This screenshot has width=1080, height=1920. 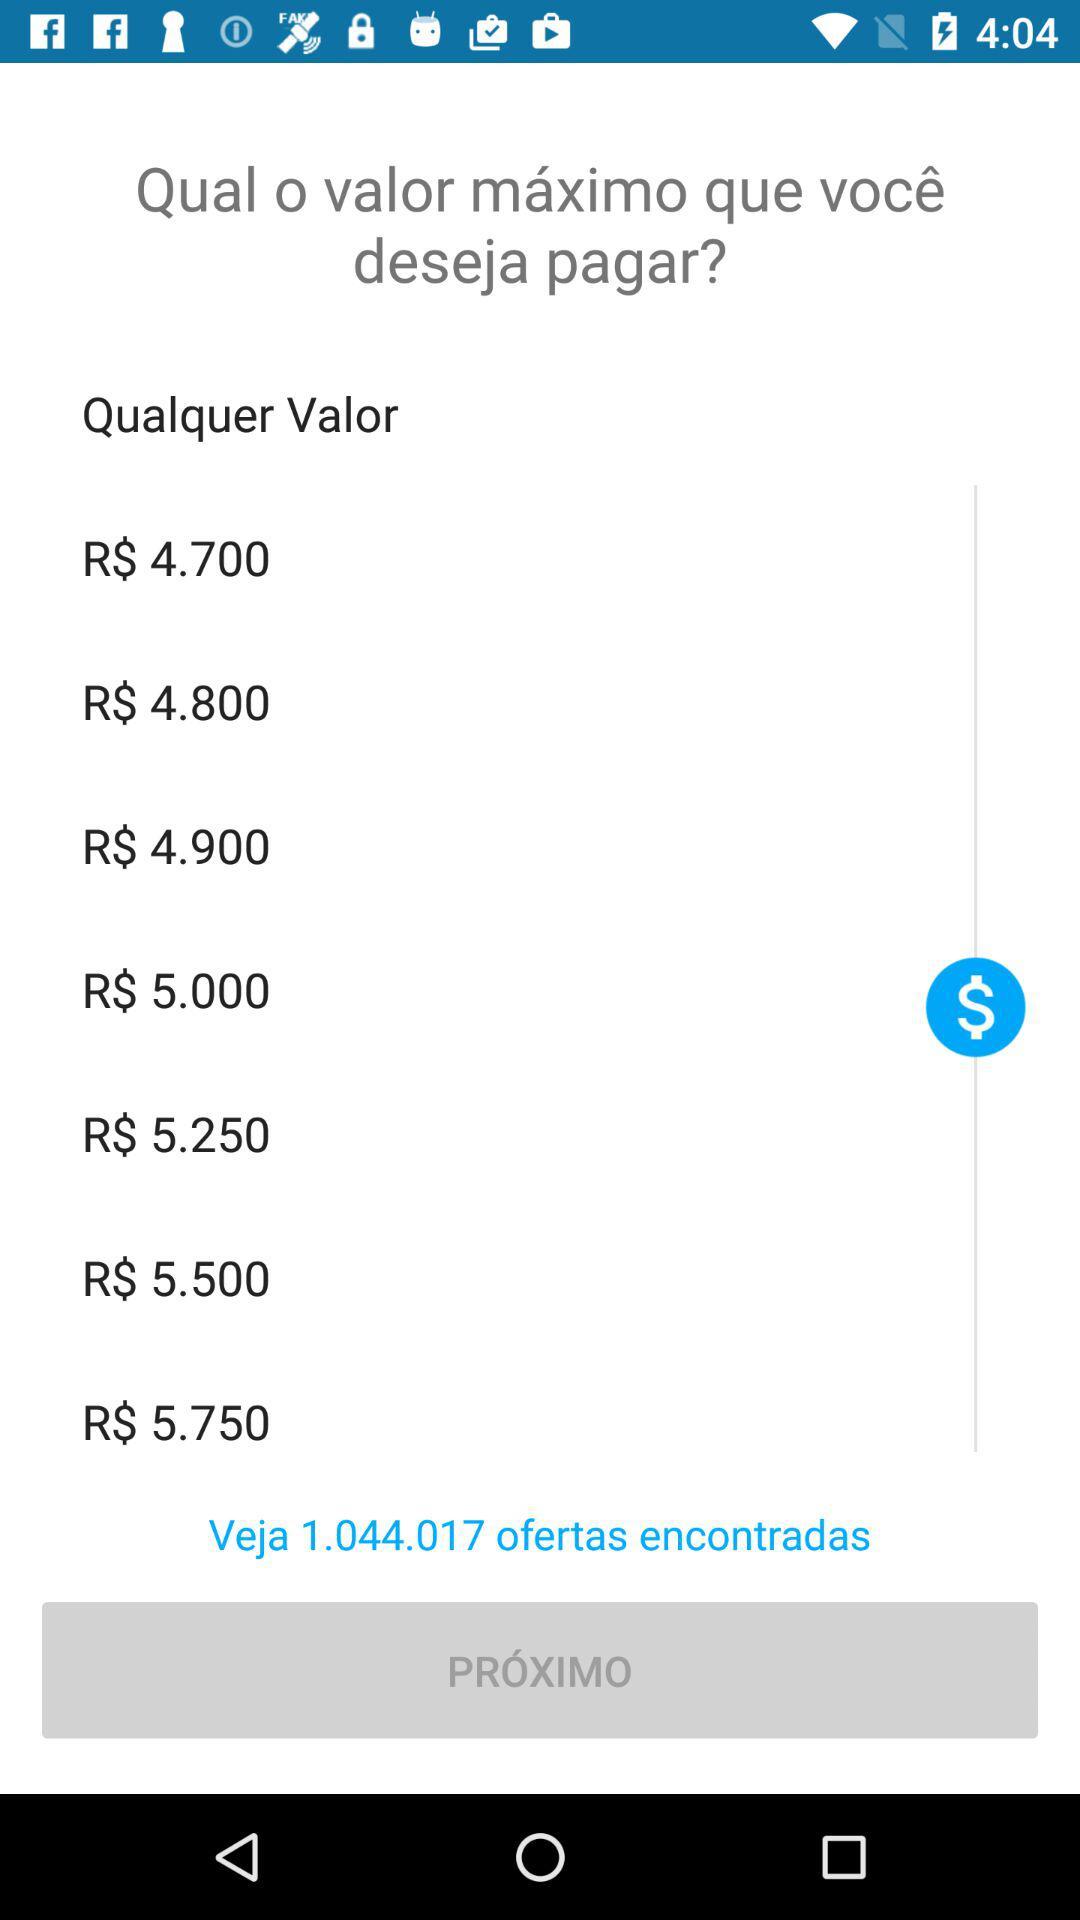 What do you see at coordinates (540, 412) in the screenshot?
I see `the item below qual o valor` at bounding box center [540, 412].